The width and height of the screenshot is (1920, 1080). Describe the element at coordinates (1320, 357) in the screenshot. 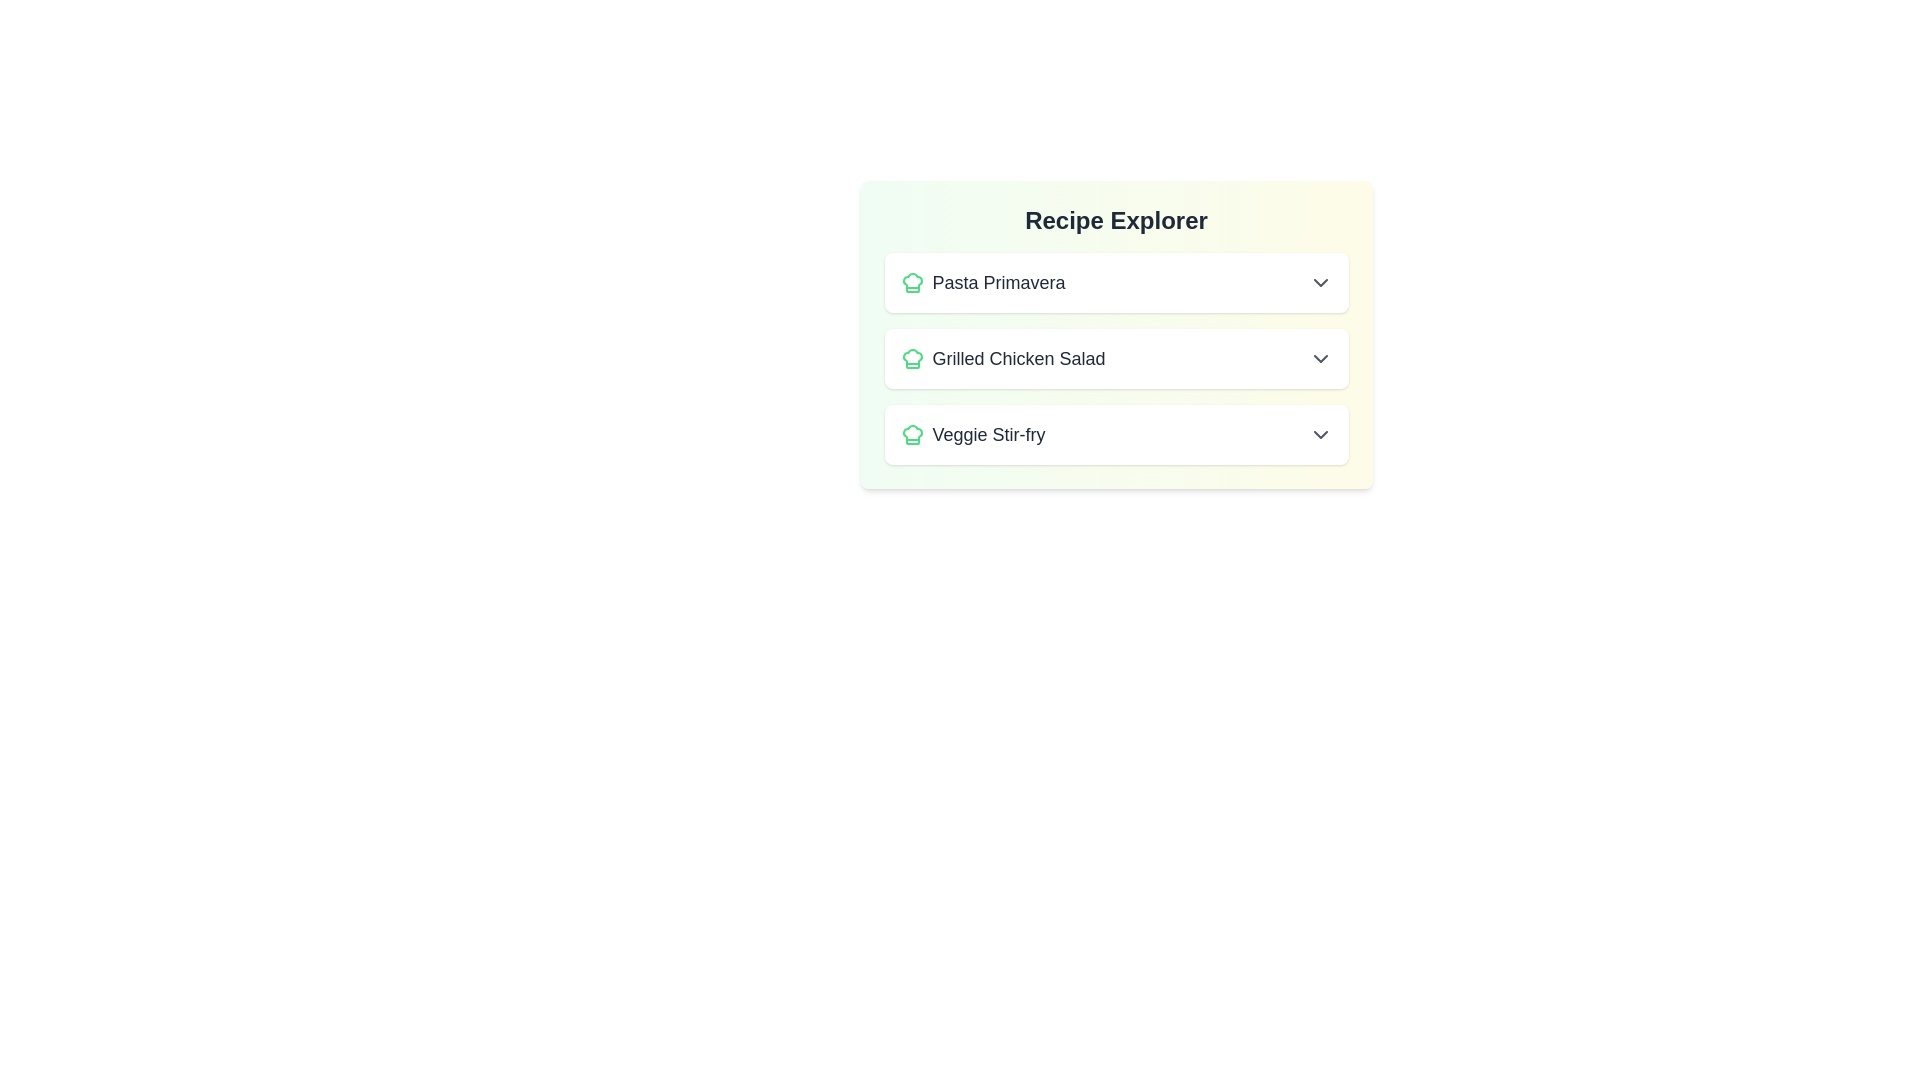

I see `dropdown button for Grilled Chicken Salad to toggle its description` at that location.